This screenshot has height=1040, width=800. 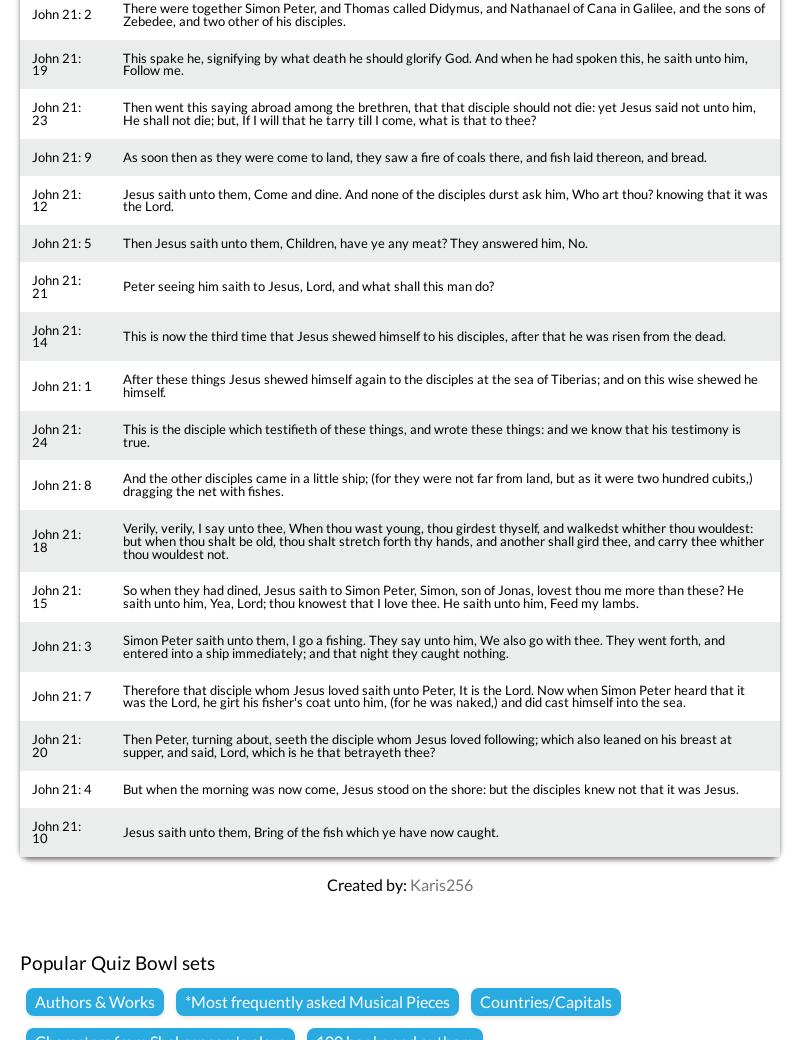 I want to click on 'John 21: 21', so click(x=55, y=284).